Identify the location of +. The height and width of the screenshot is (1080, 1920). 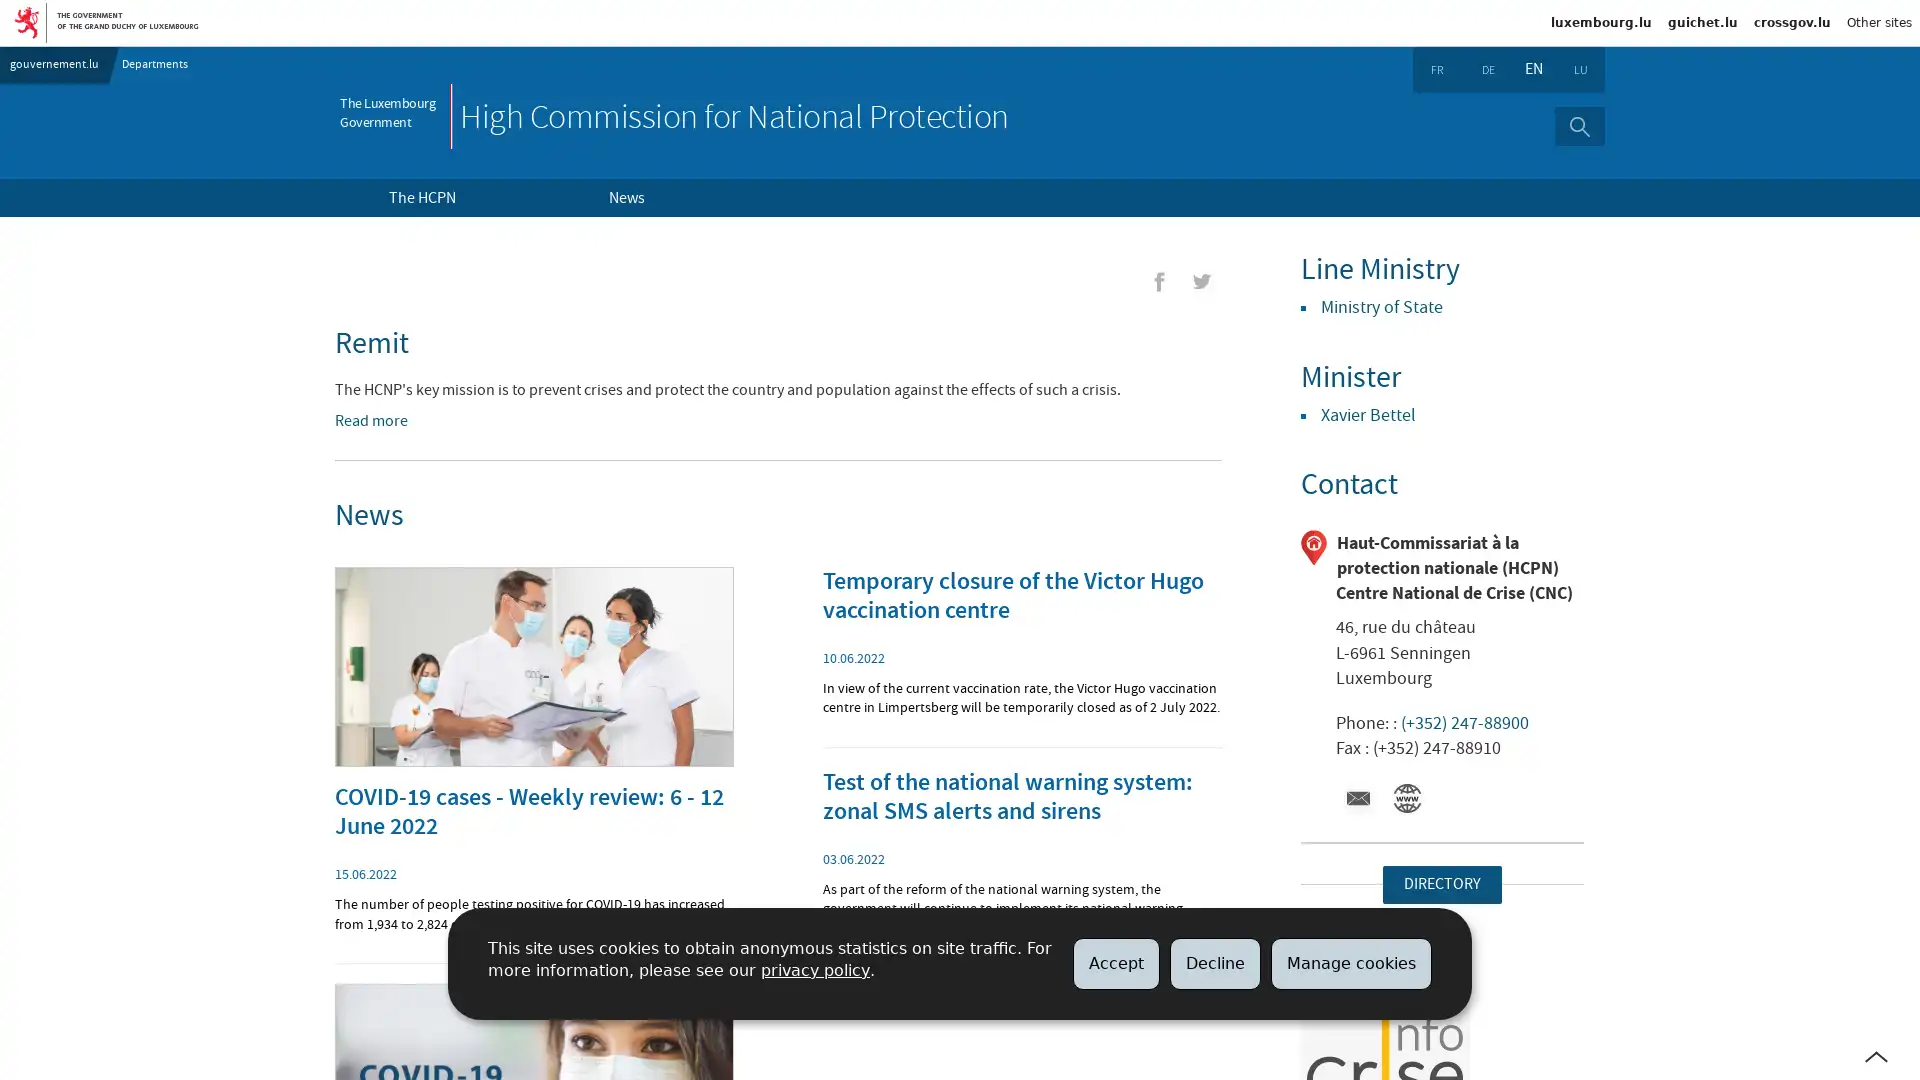
(1332, 876).